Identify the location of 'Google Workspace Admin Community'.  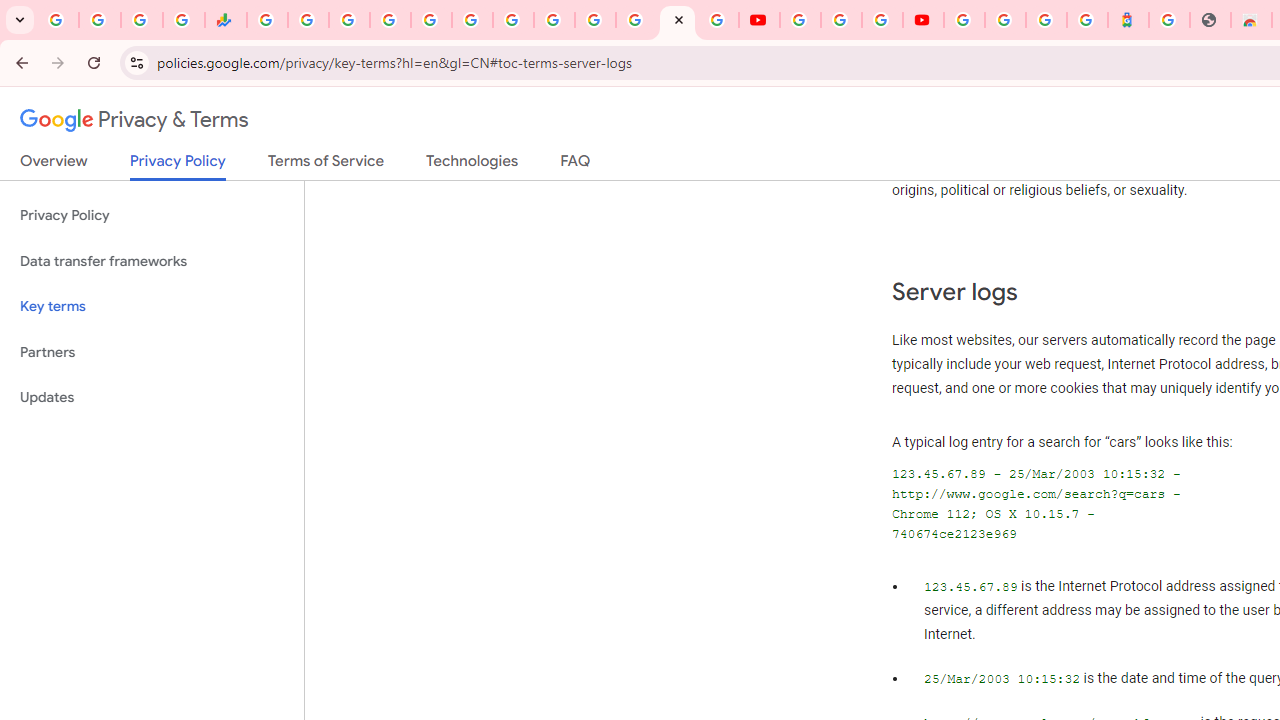
(58, 20).